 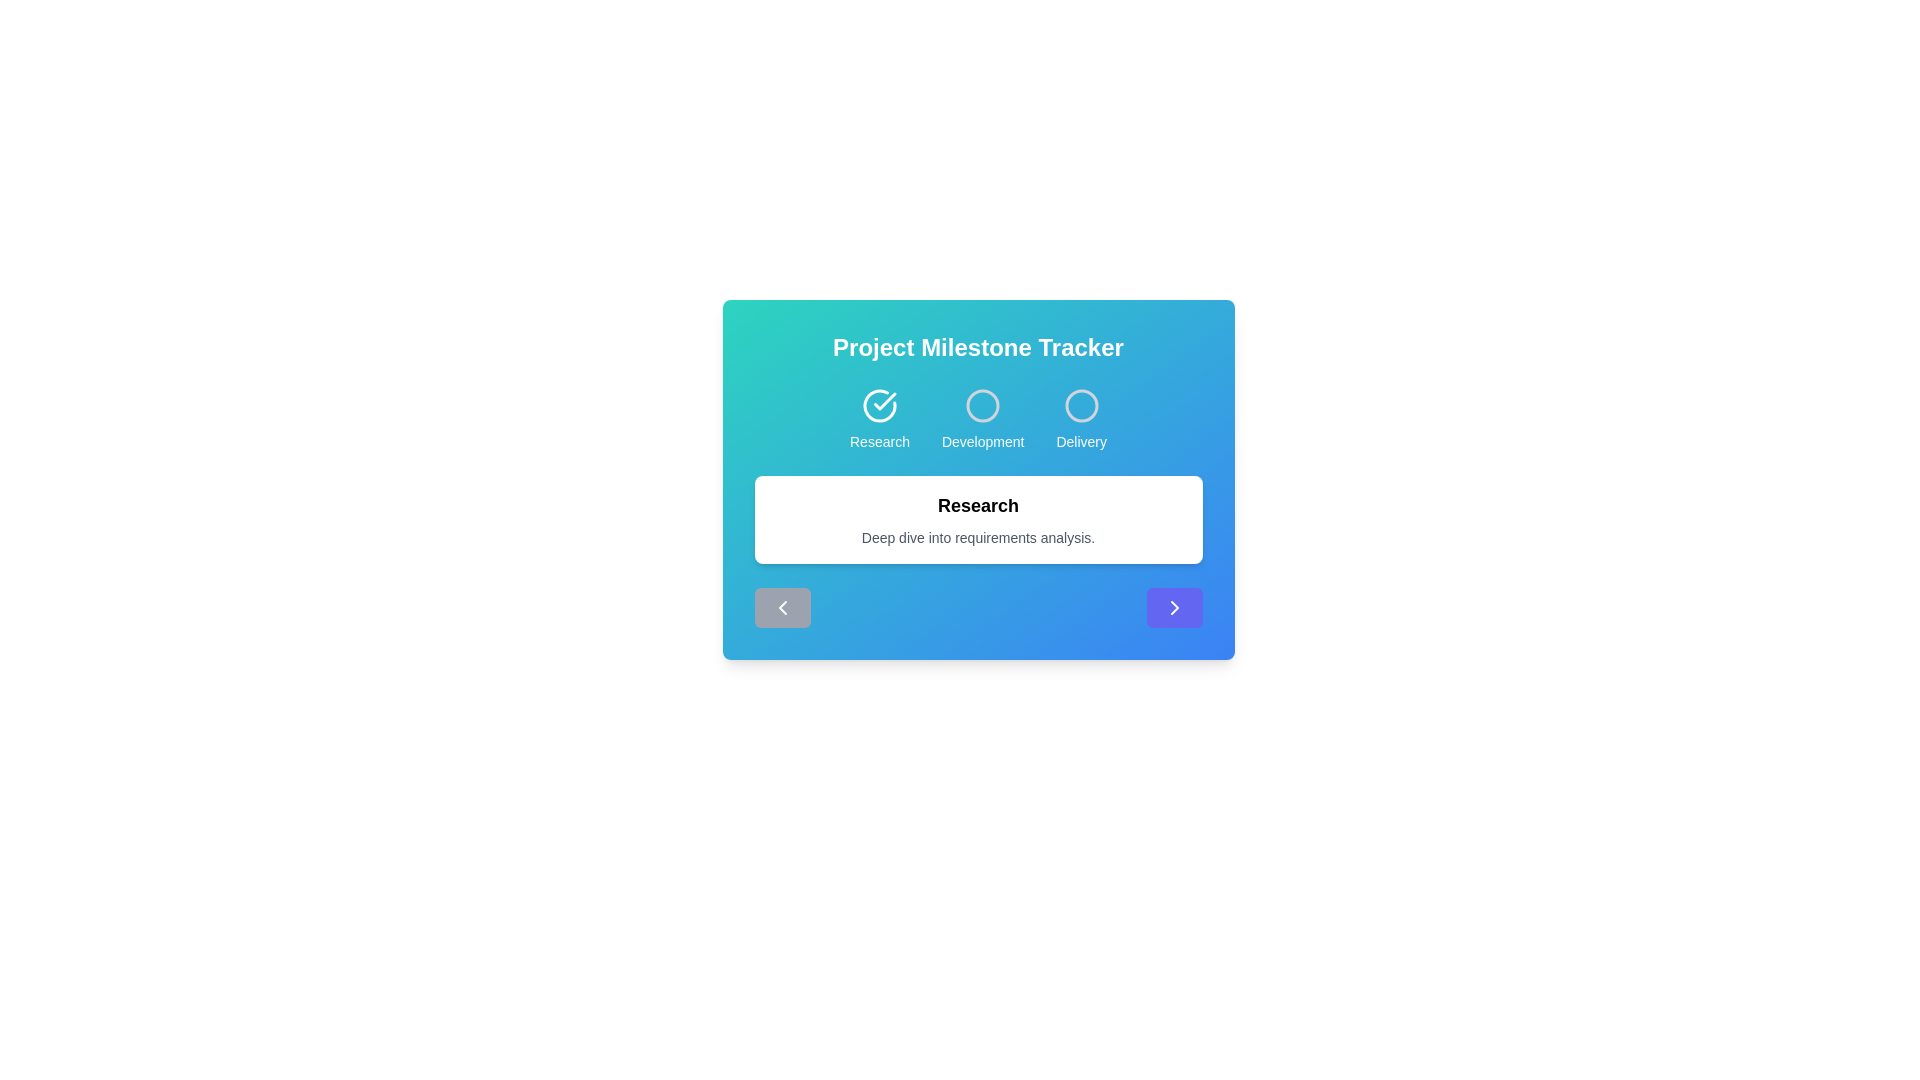 I want to click on the navigation control bar located at the bottom section of the 'Project Milestone Tracker' interface, which houses the navigation buttons for moving between different milestones or sections, so click(x=978, y=607).